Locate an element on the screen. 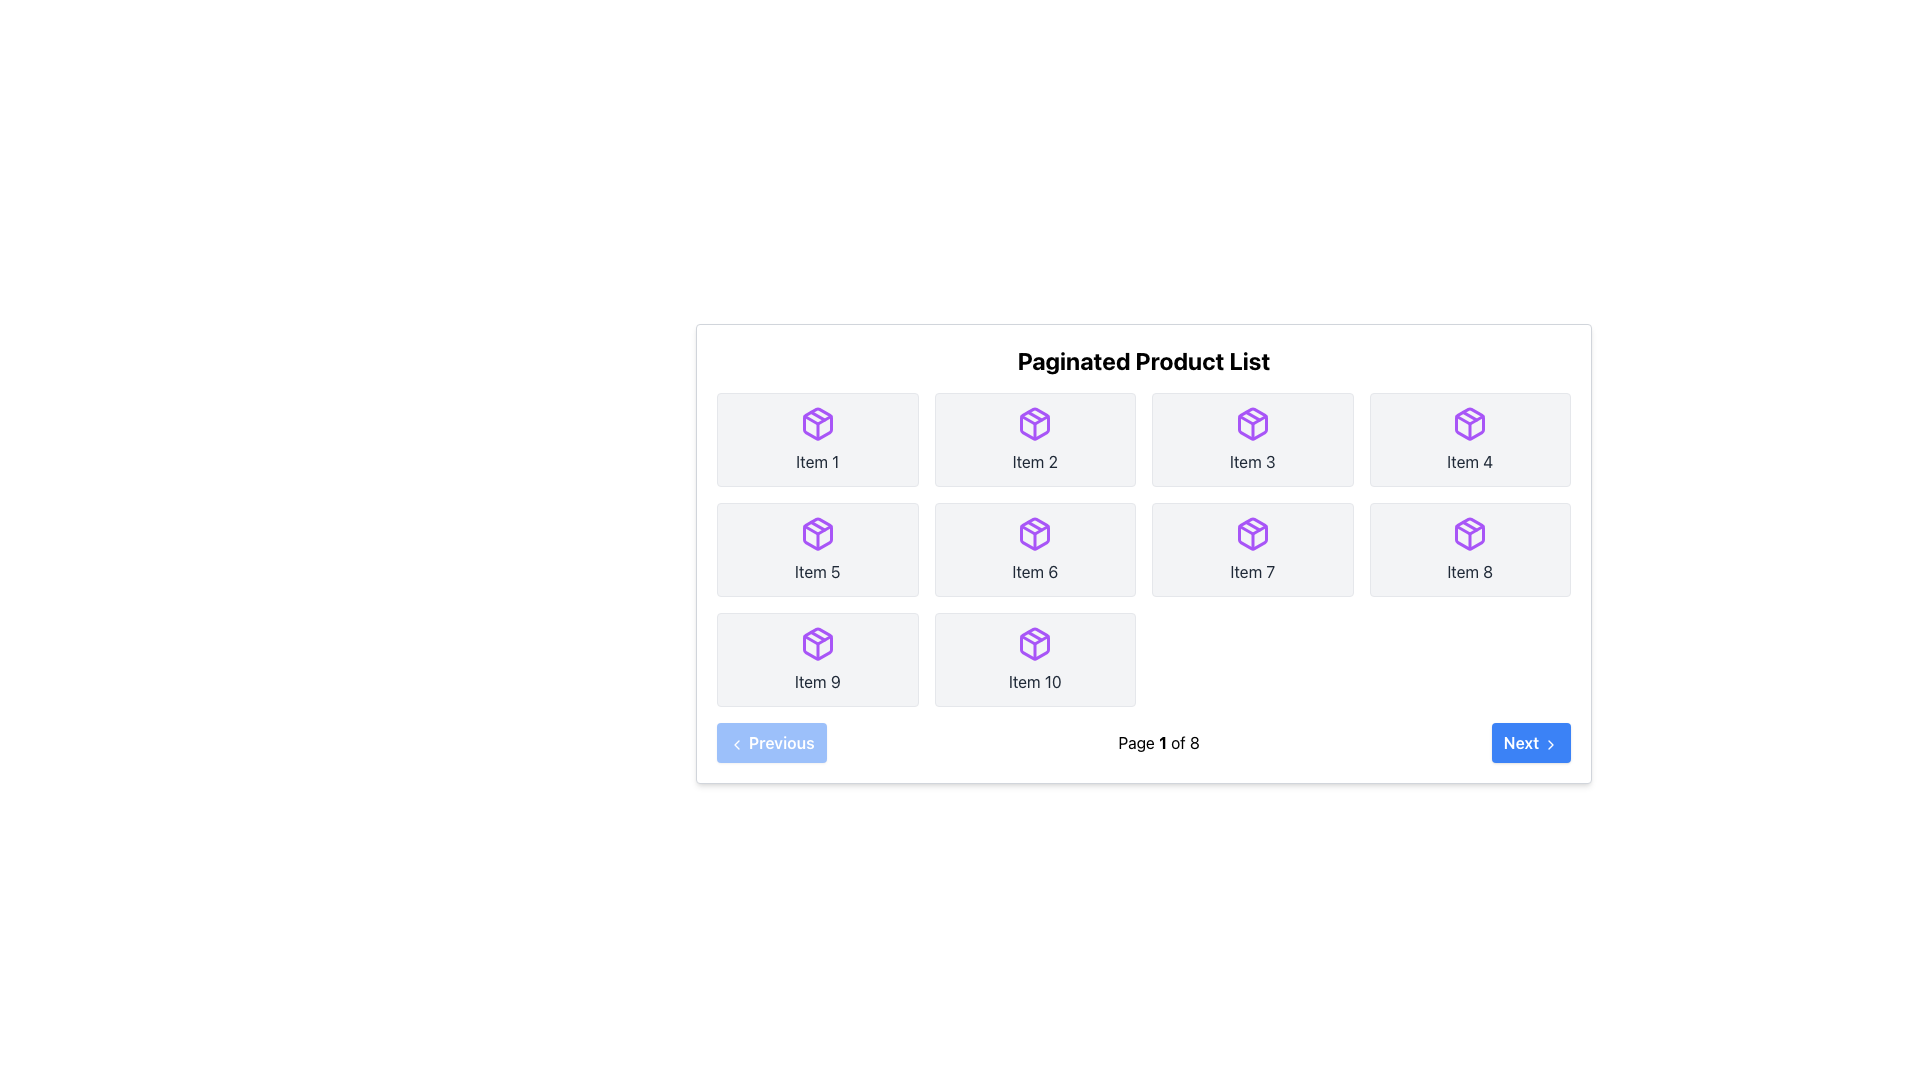 The height and width of the screenshot is (1080, 1920). page information displayed in the center of the Pagination Bar, which is located at the bottom of the main content area, providing feedback on the current page and total pages is located at coordinates (1143, 743).